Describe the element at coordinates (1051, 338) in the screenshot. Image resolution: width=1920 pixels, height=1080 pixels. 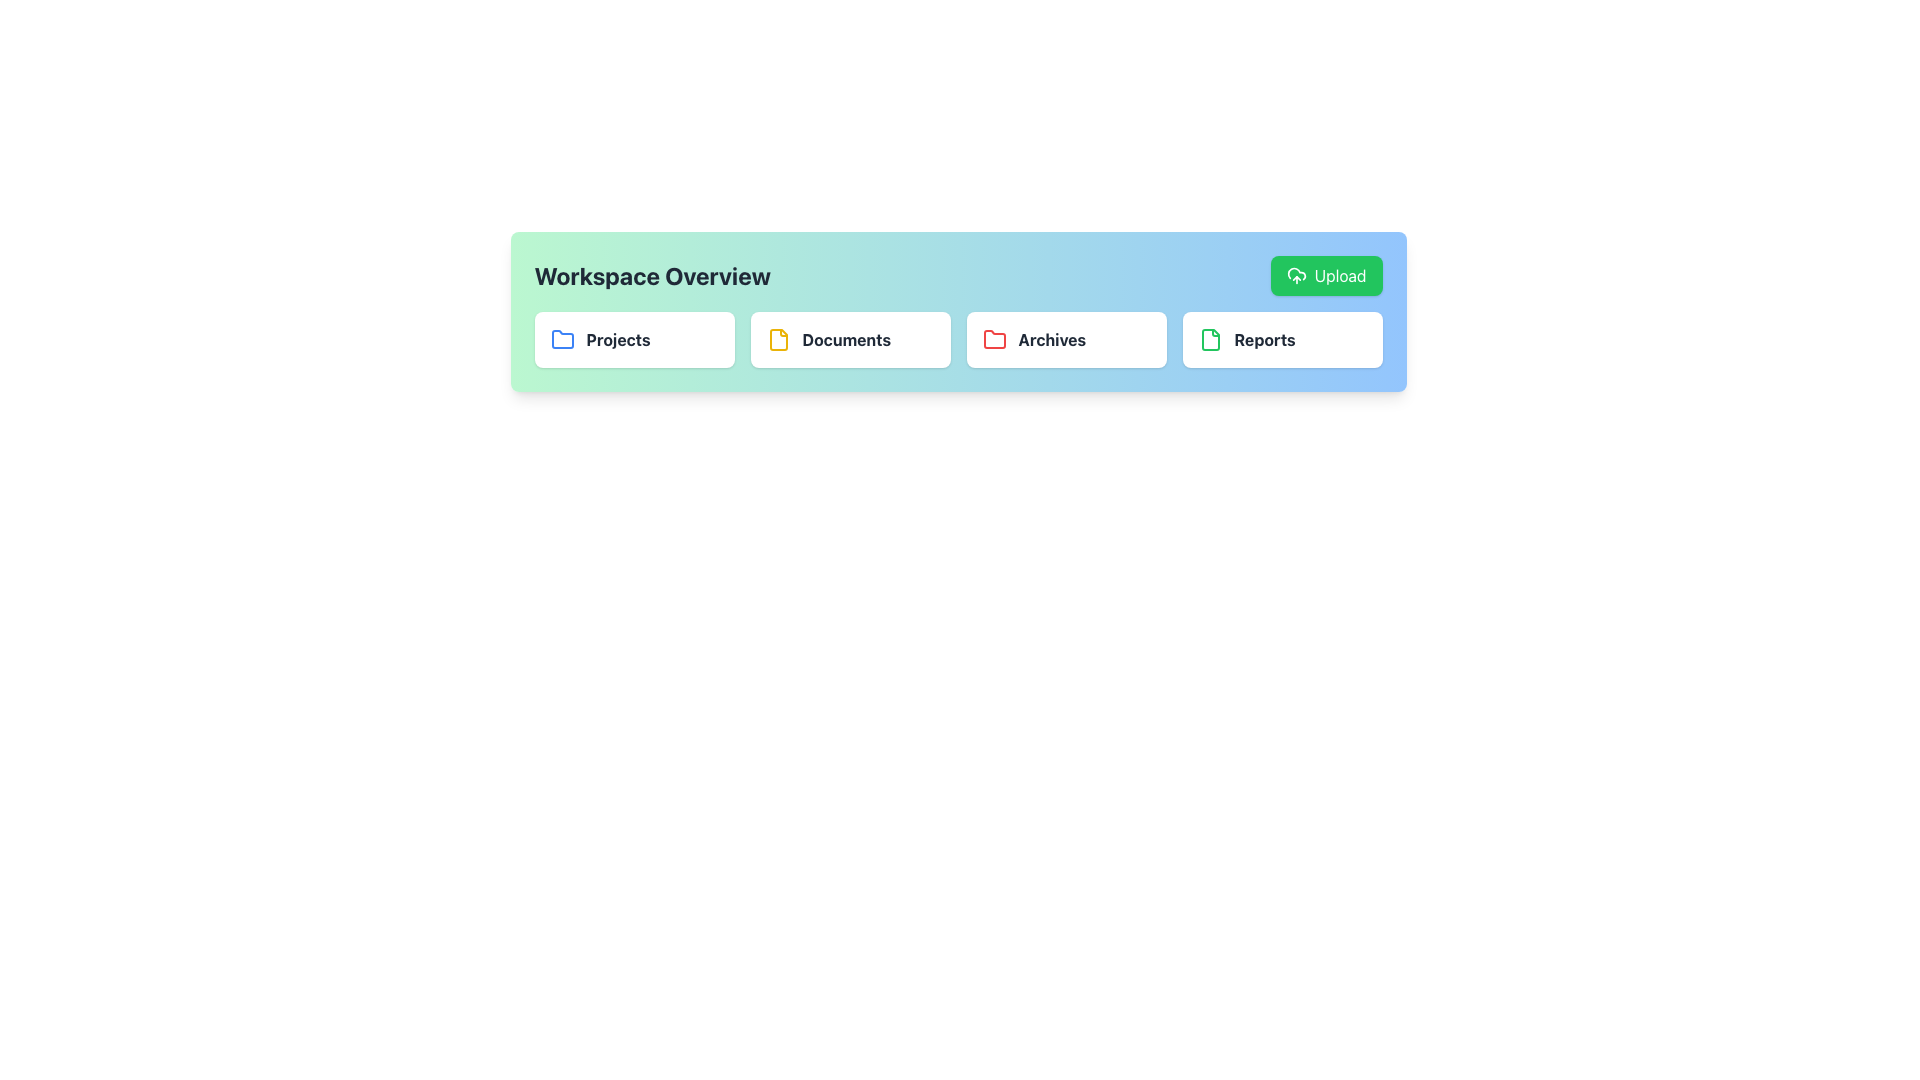
I see `the 'Archives' label, which is centrally positioned within a rectangular card that indicates the category for archived items` at that location.